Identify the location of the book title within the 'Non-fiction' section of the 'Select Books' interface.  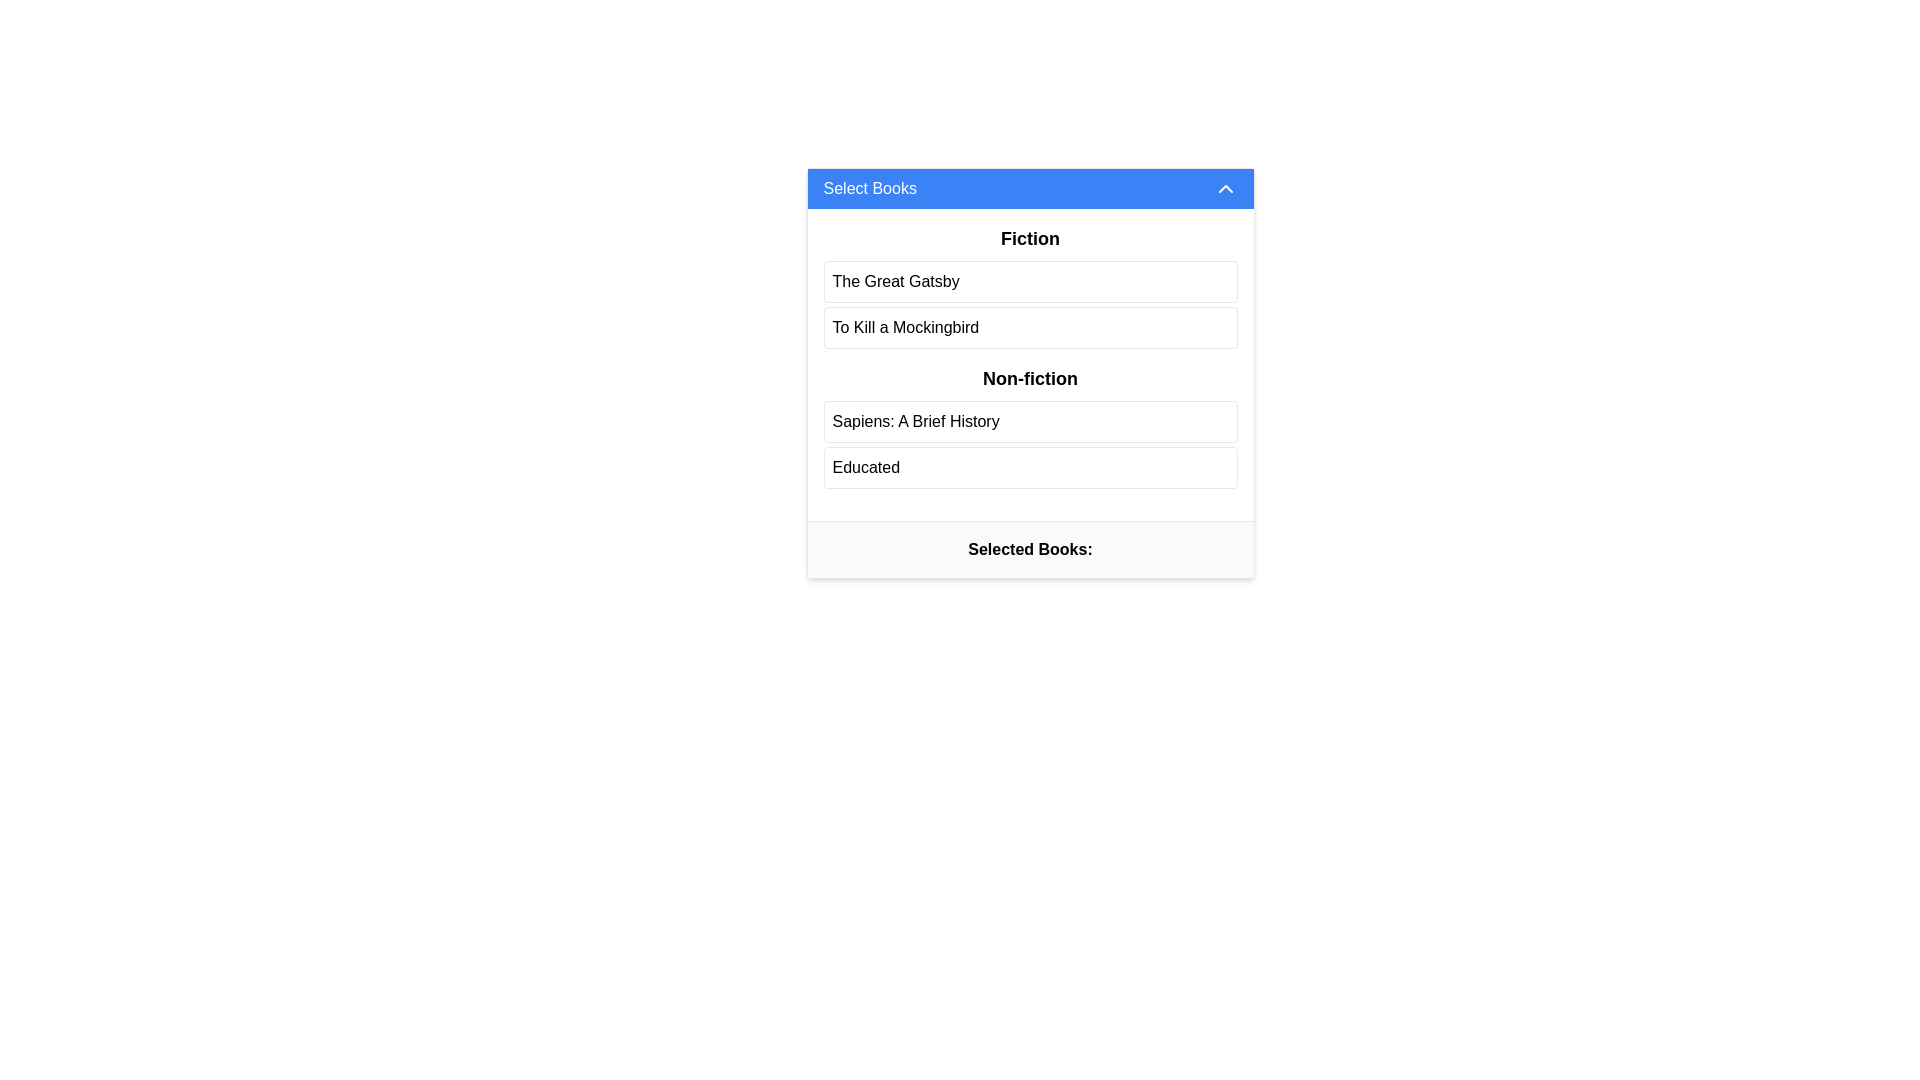
(1030, 426).